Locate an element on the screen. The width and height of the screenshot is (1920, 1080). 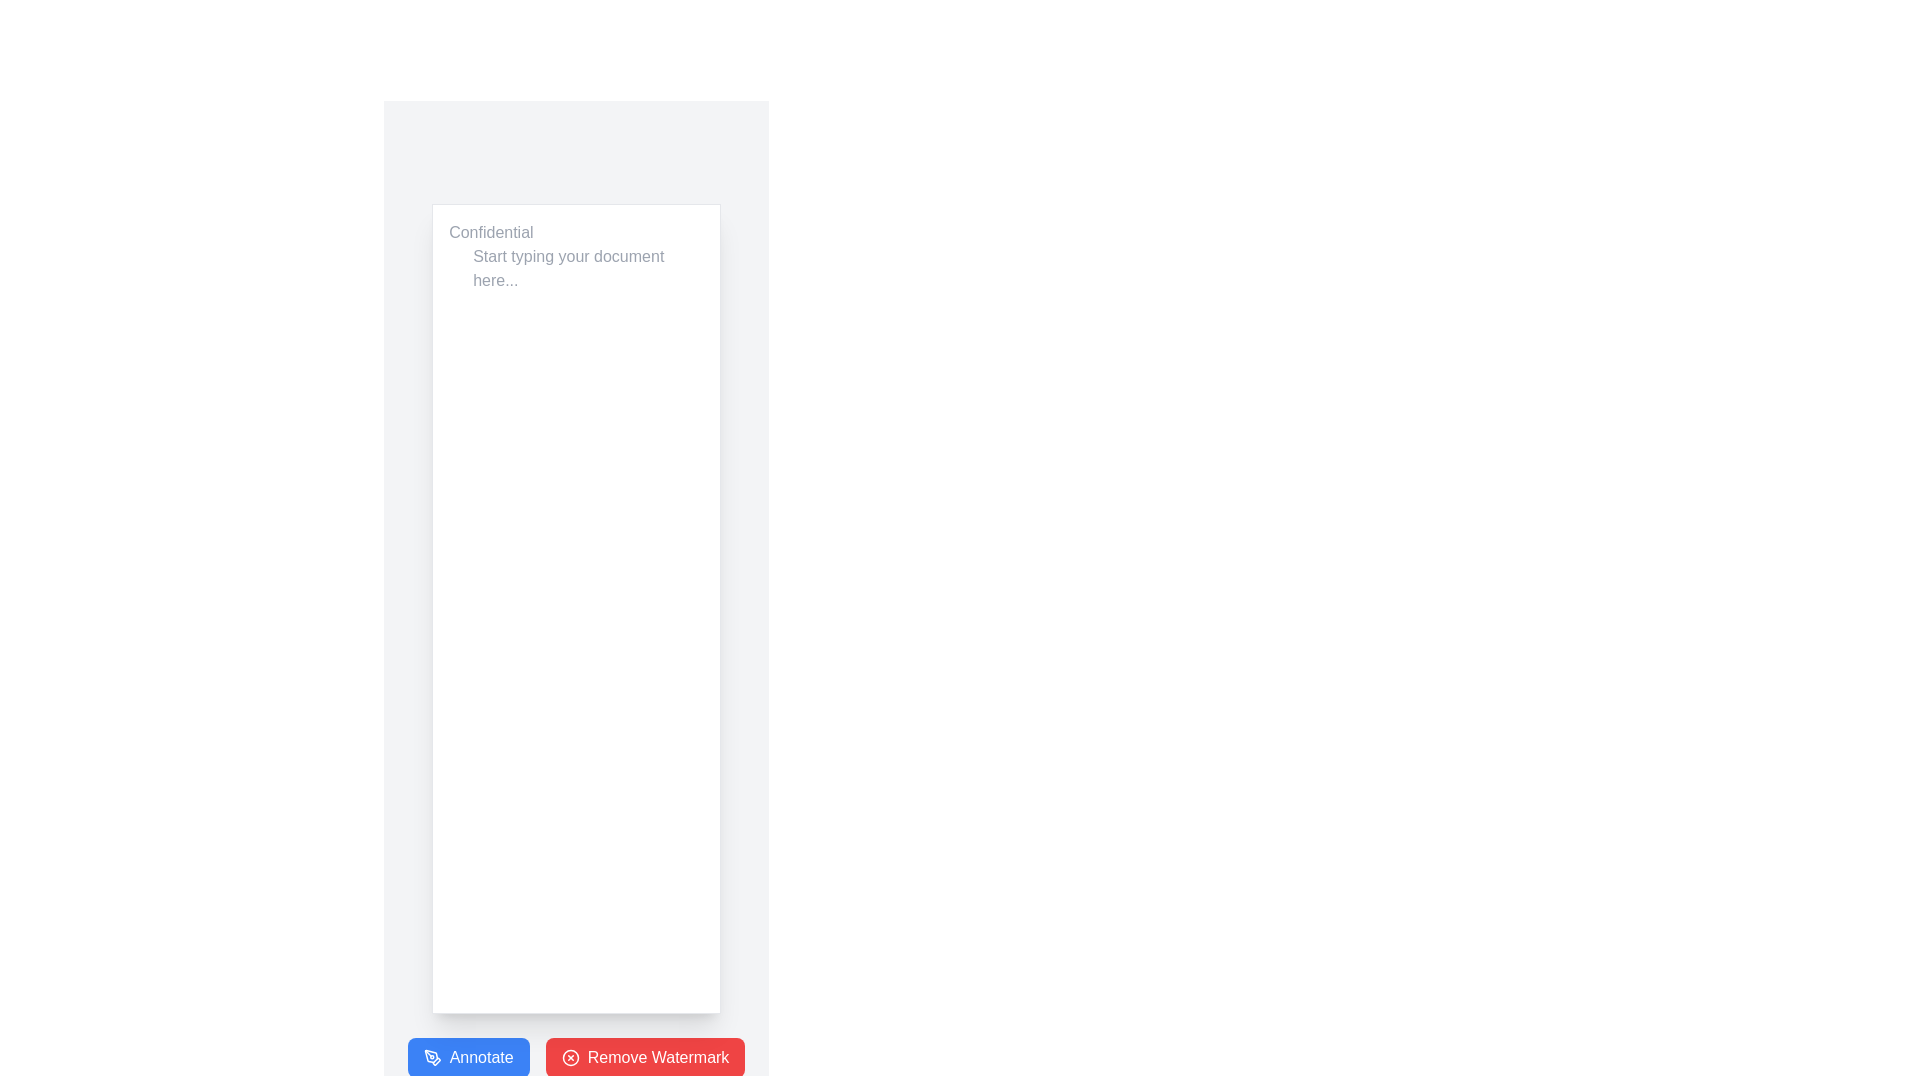
the icon located within the red 'Remove Watermark' button, positioned towards the left edge of the button is located at coordinates (569, 1056).